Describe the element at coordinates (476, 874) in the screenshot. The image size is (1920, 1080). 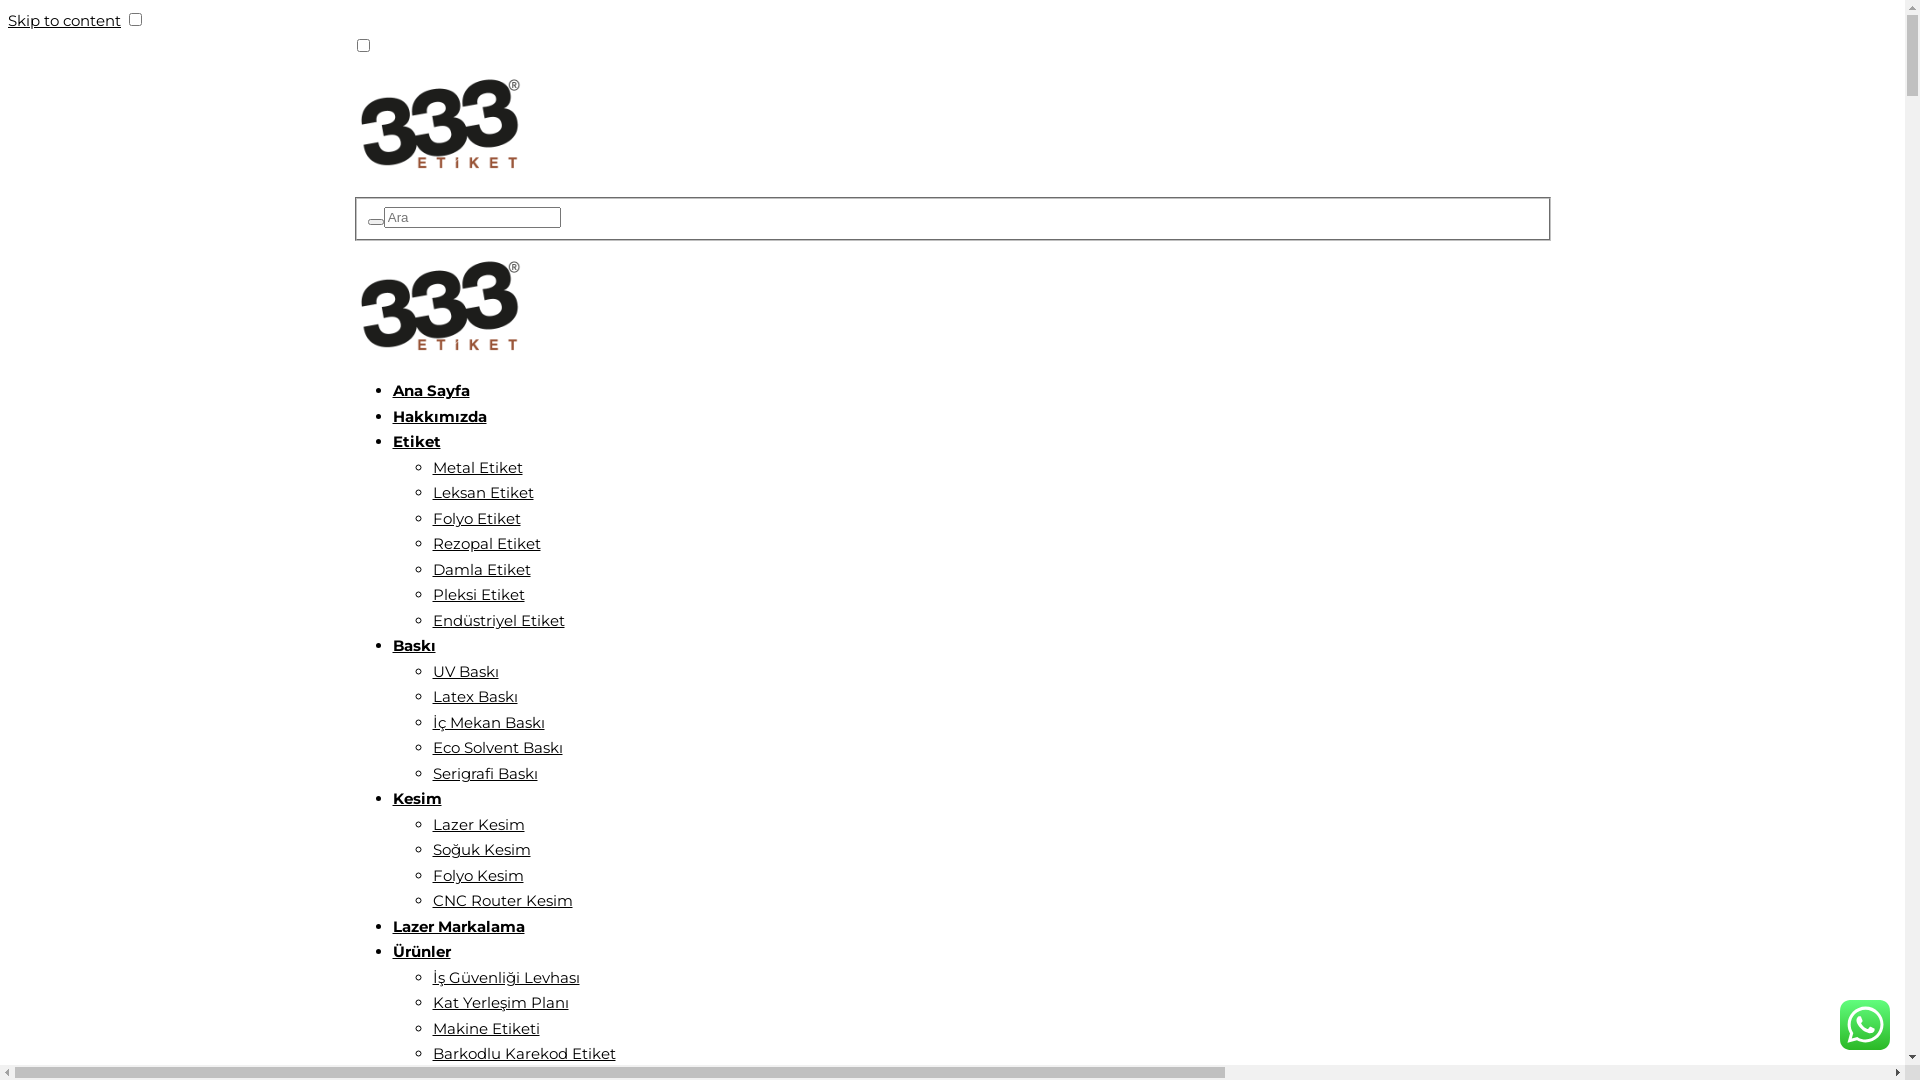
I see `'Folyo Kesim'` at that location.